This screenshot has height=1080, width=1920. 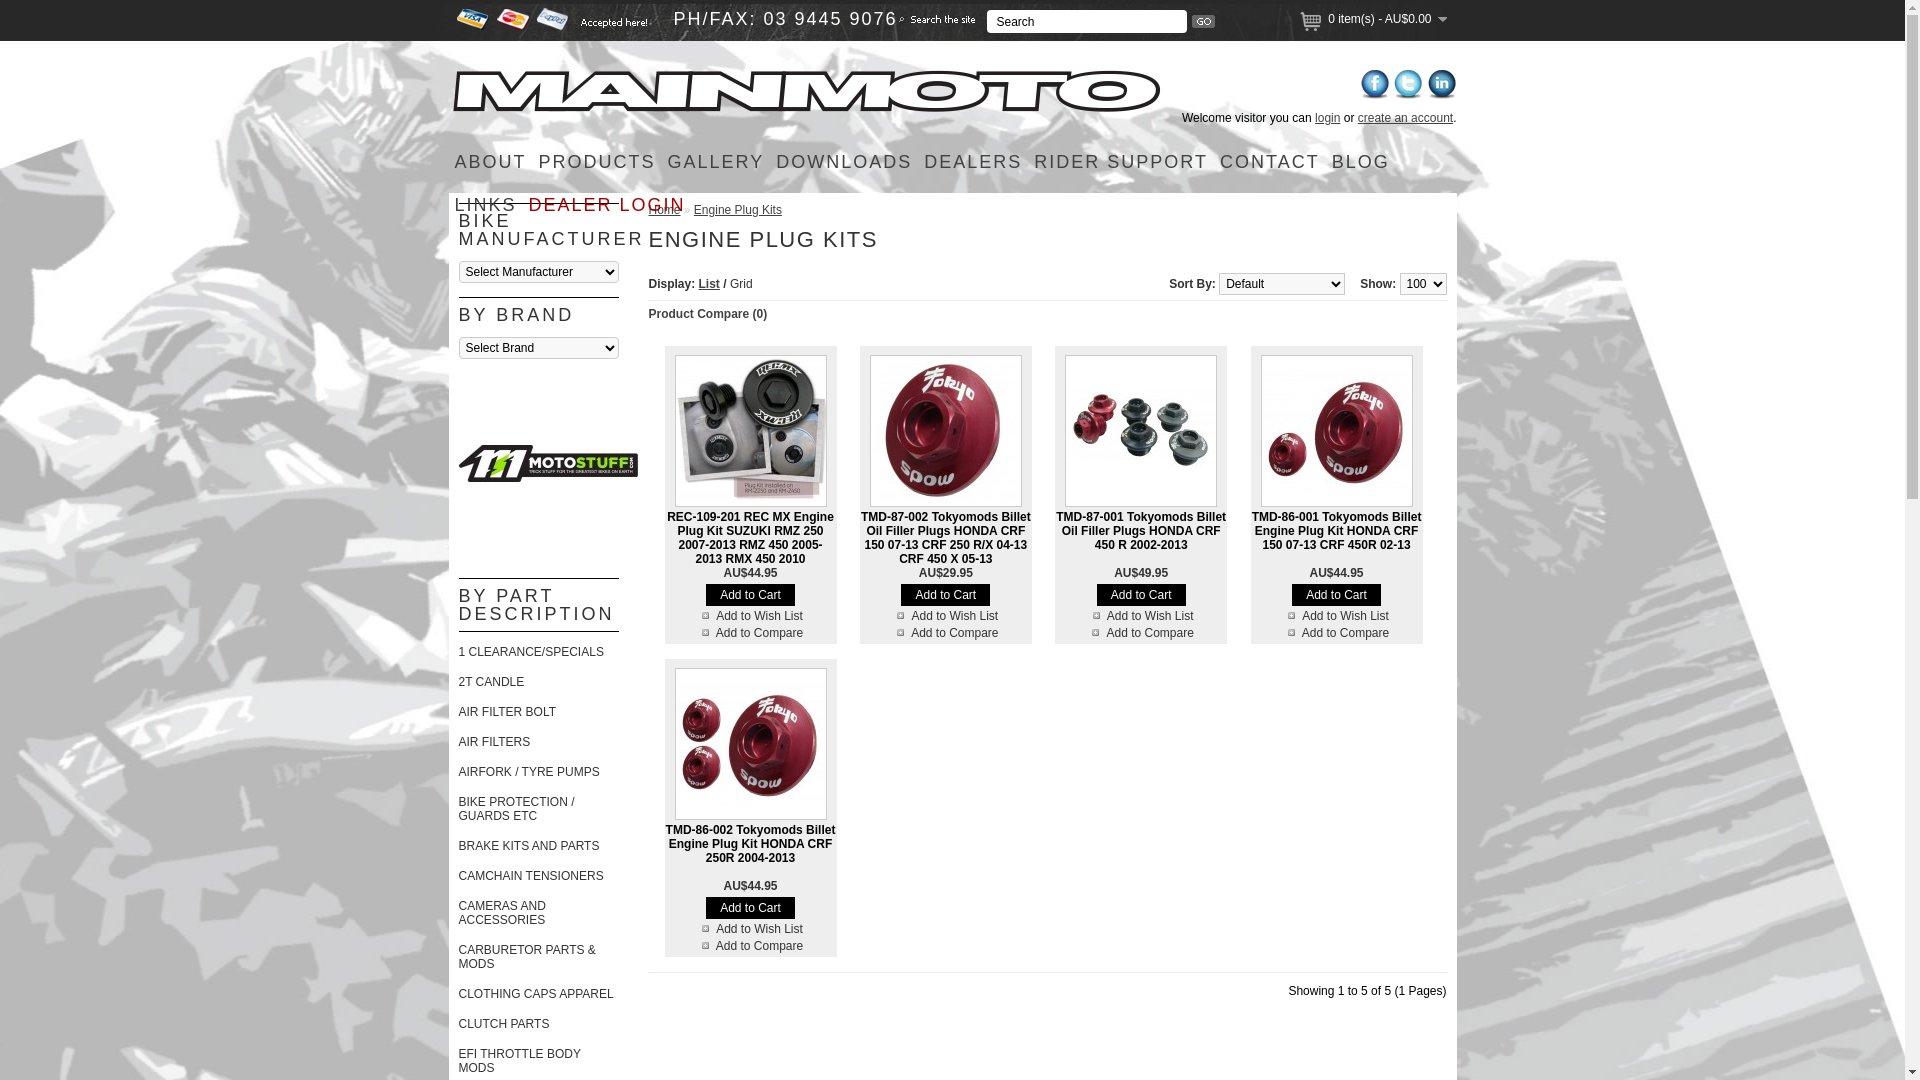 I want to click on 'List', so click(x=709, y=284).